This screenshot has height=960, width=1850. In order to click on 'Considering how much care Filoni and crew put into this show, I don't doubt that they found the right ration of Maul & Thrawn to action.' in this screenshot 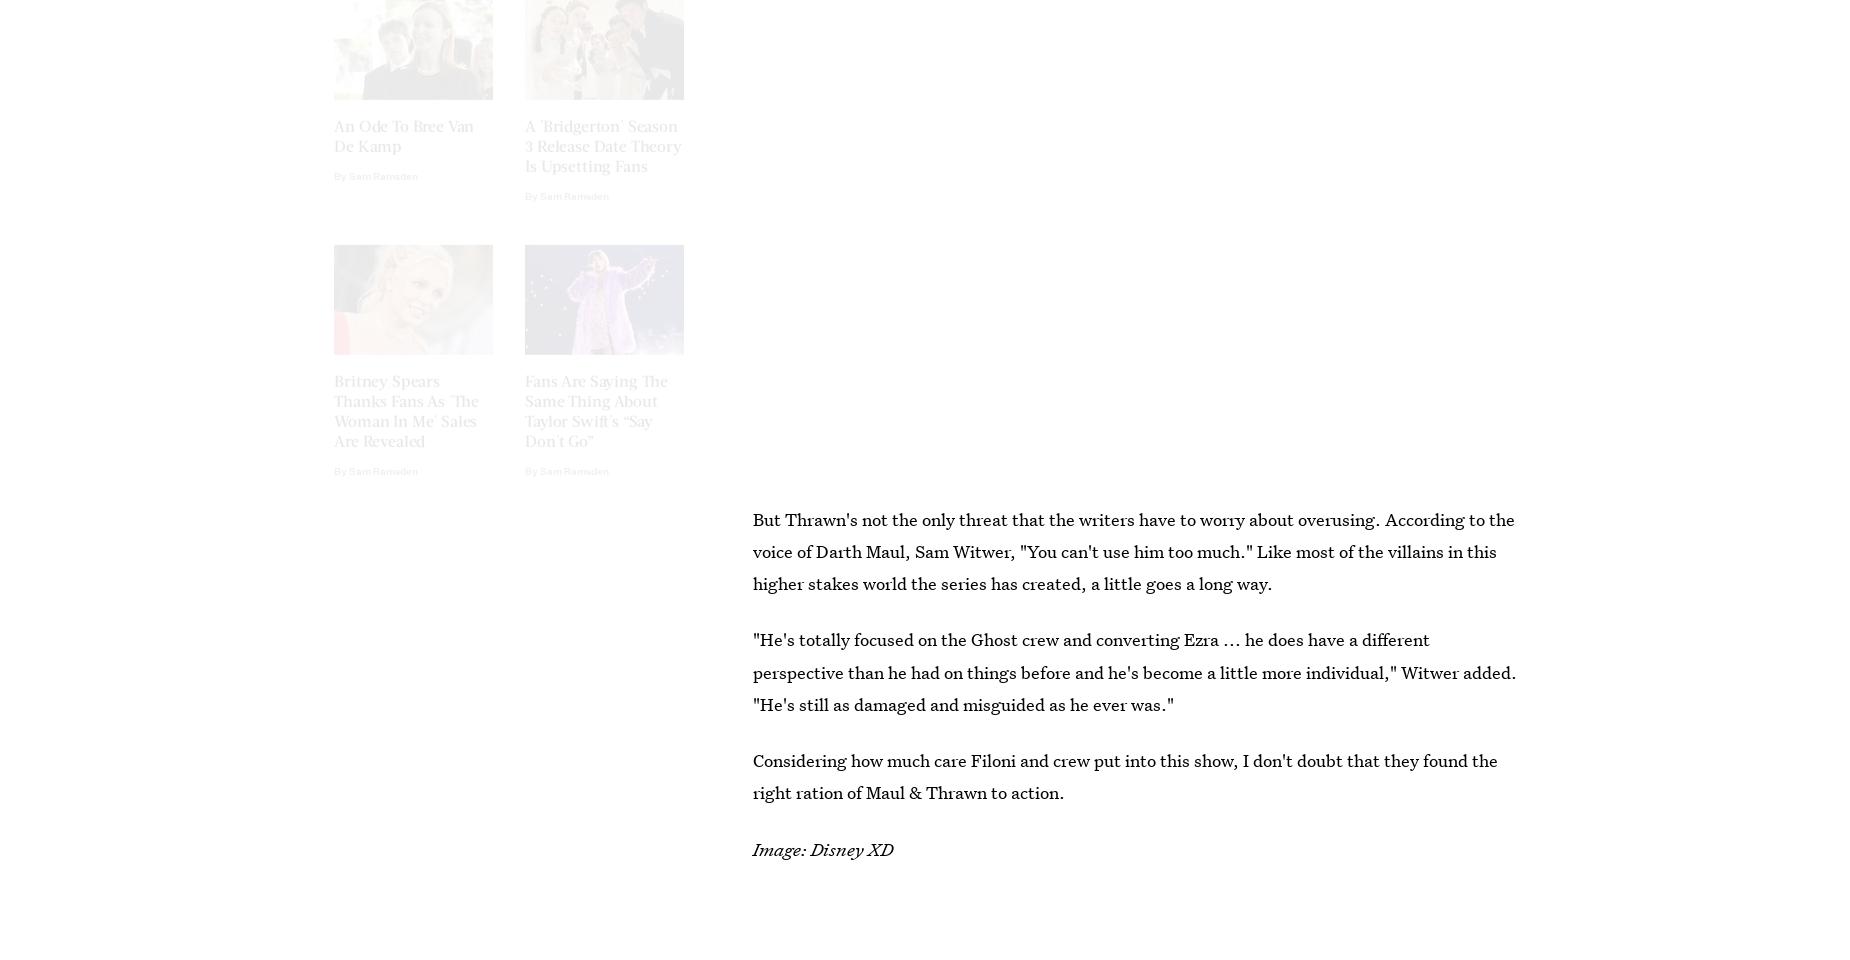, I will do `click(1124, 775)`.